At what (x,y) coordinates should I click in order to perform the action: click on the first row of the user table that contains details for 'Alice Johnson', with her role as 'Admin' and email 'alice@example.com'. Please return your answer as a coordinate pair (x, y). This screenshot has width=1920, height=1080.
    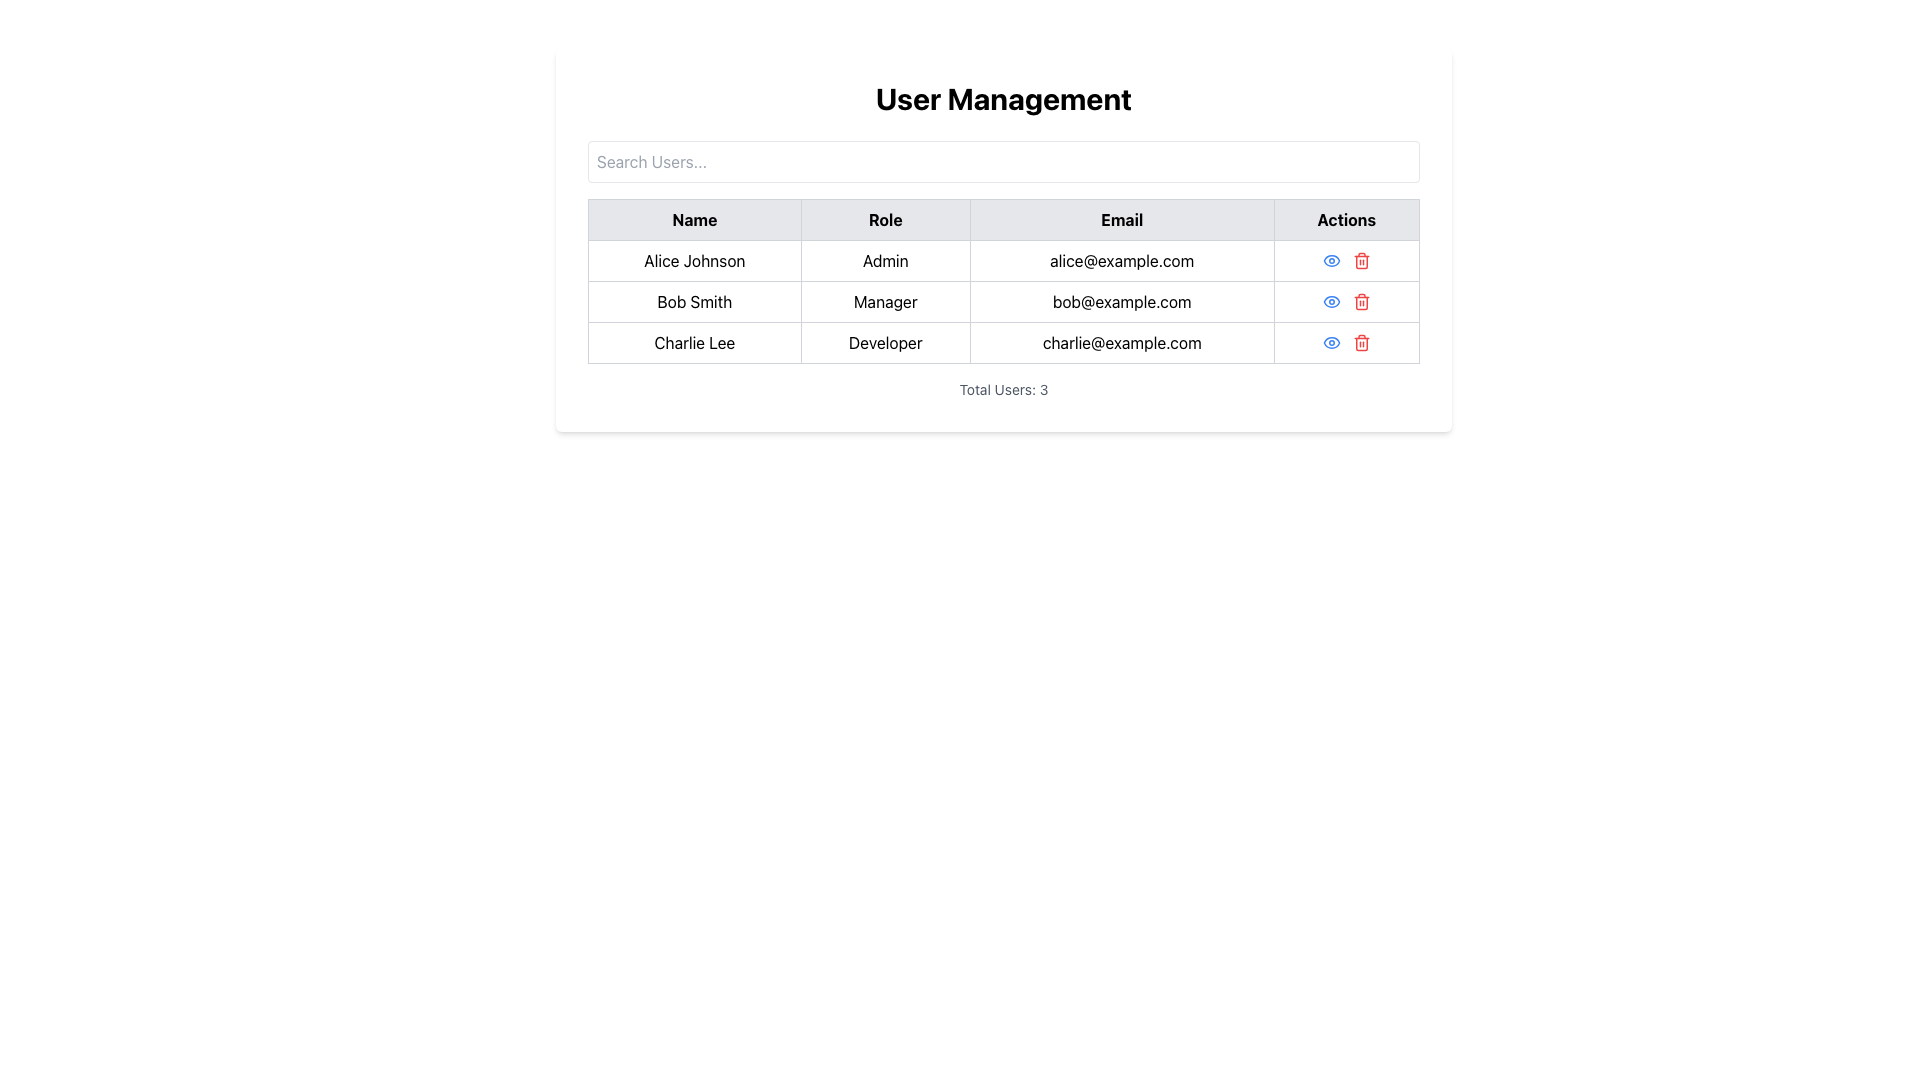
    Looking at the image, I should click on (1003, 260).